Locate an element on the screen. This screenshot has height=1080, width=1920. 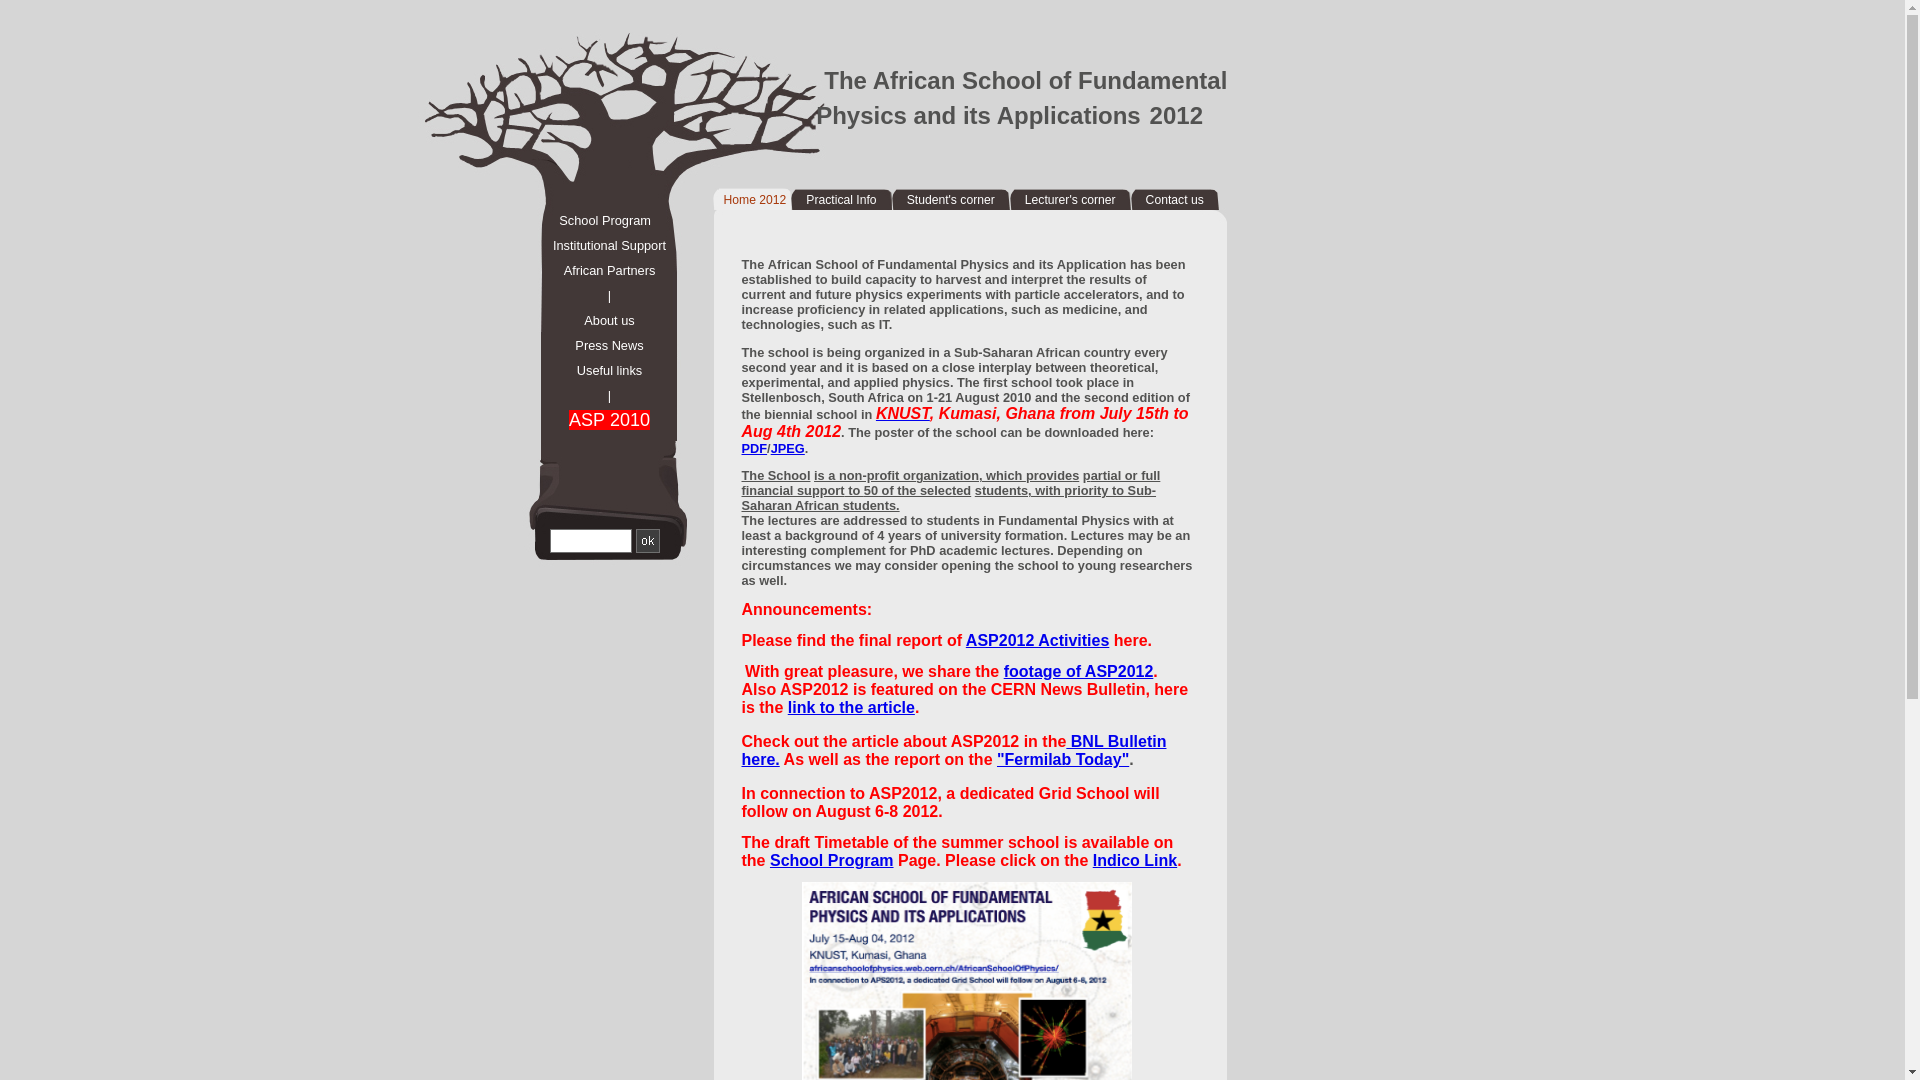
'Press News' is located at coordinates (598, 344).